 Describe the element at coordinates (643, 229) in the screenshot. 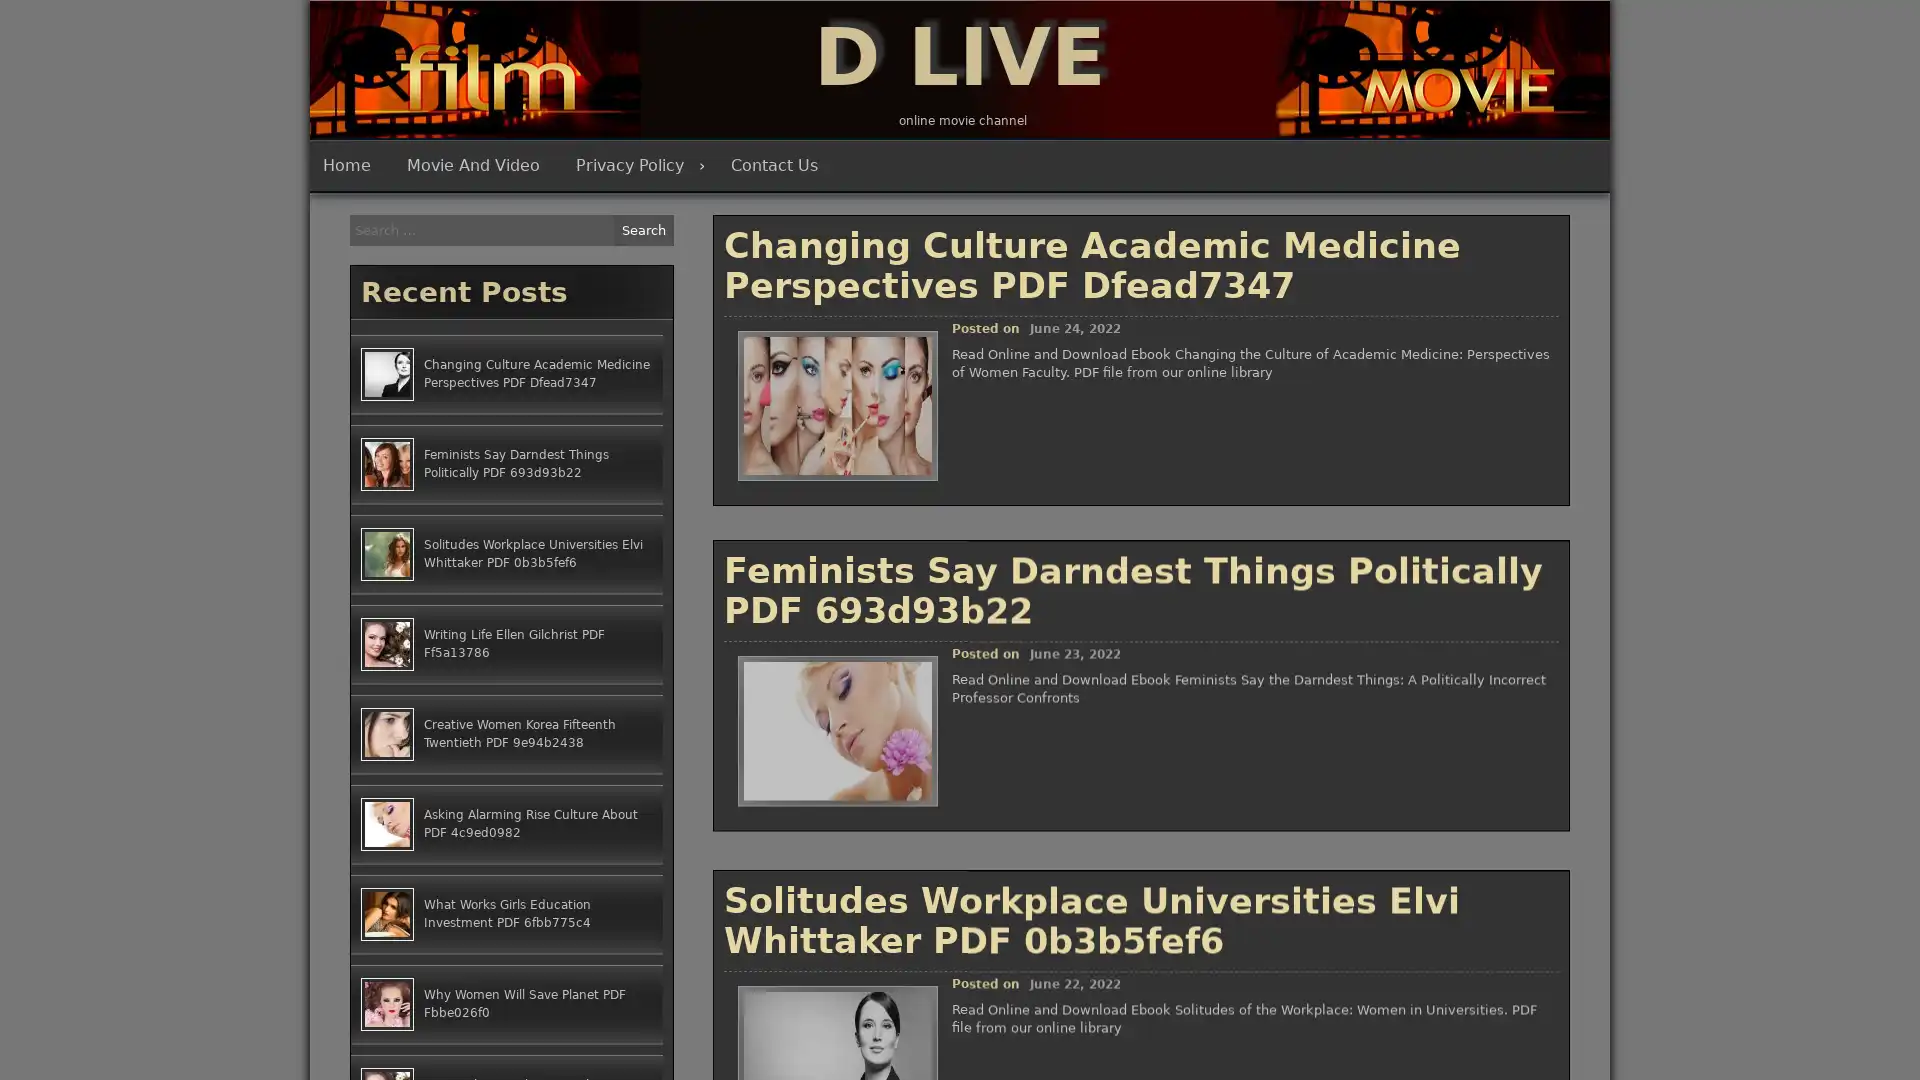

I see `Search` at that location.